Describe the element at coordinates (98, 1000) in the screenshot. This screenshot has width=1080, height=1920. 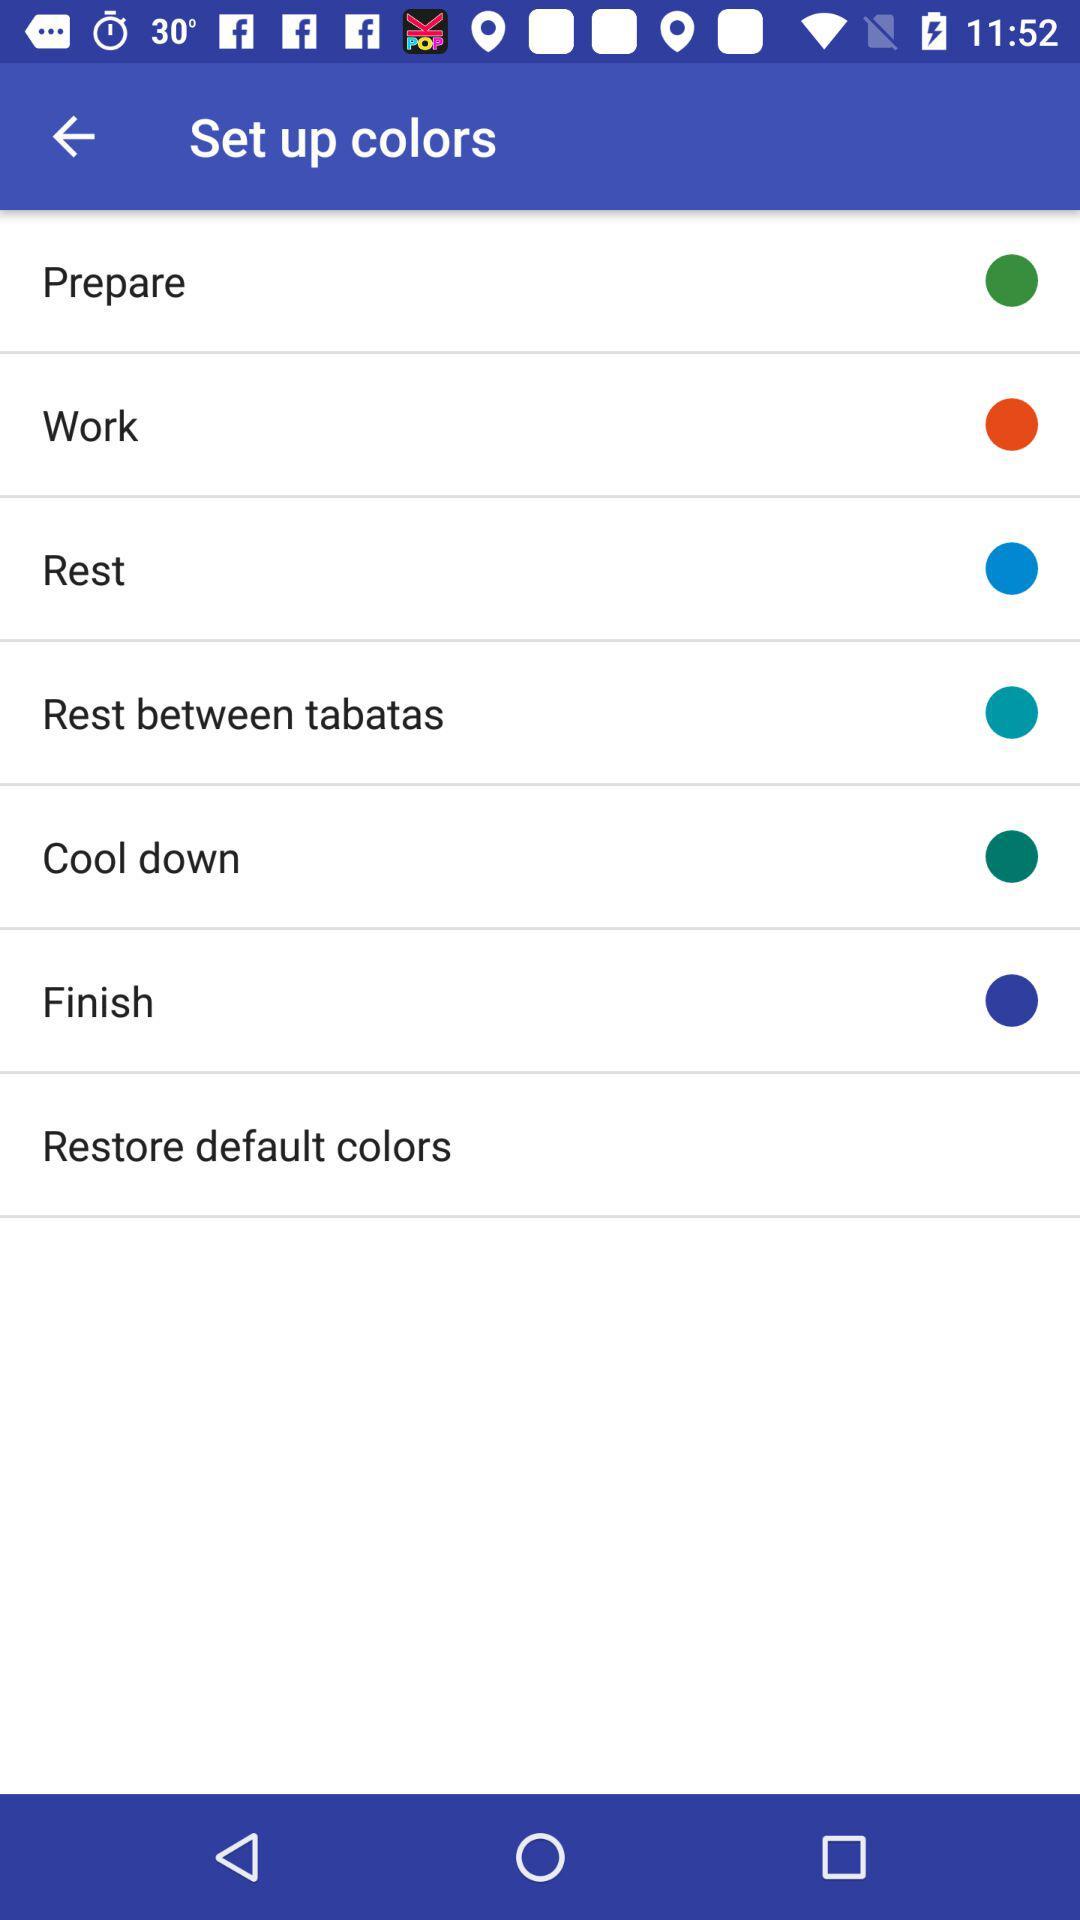
I see `the icon above restore default colors` at that location.